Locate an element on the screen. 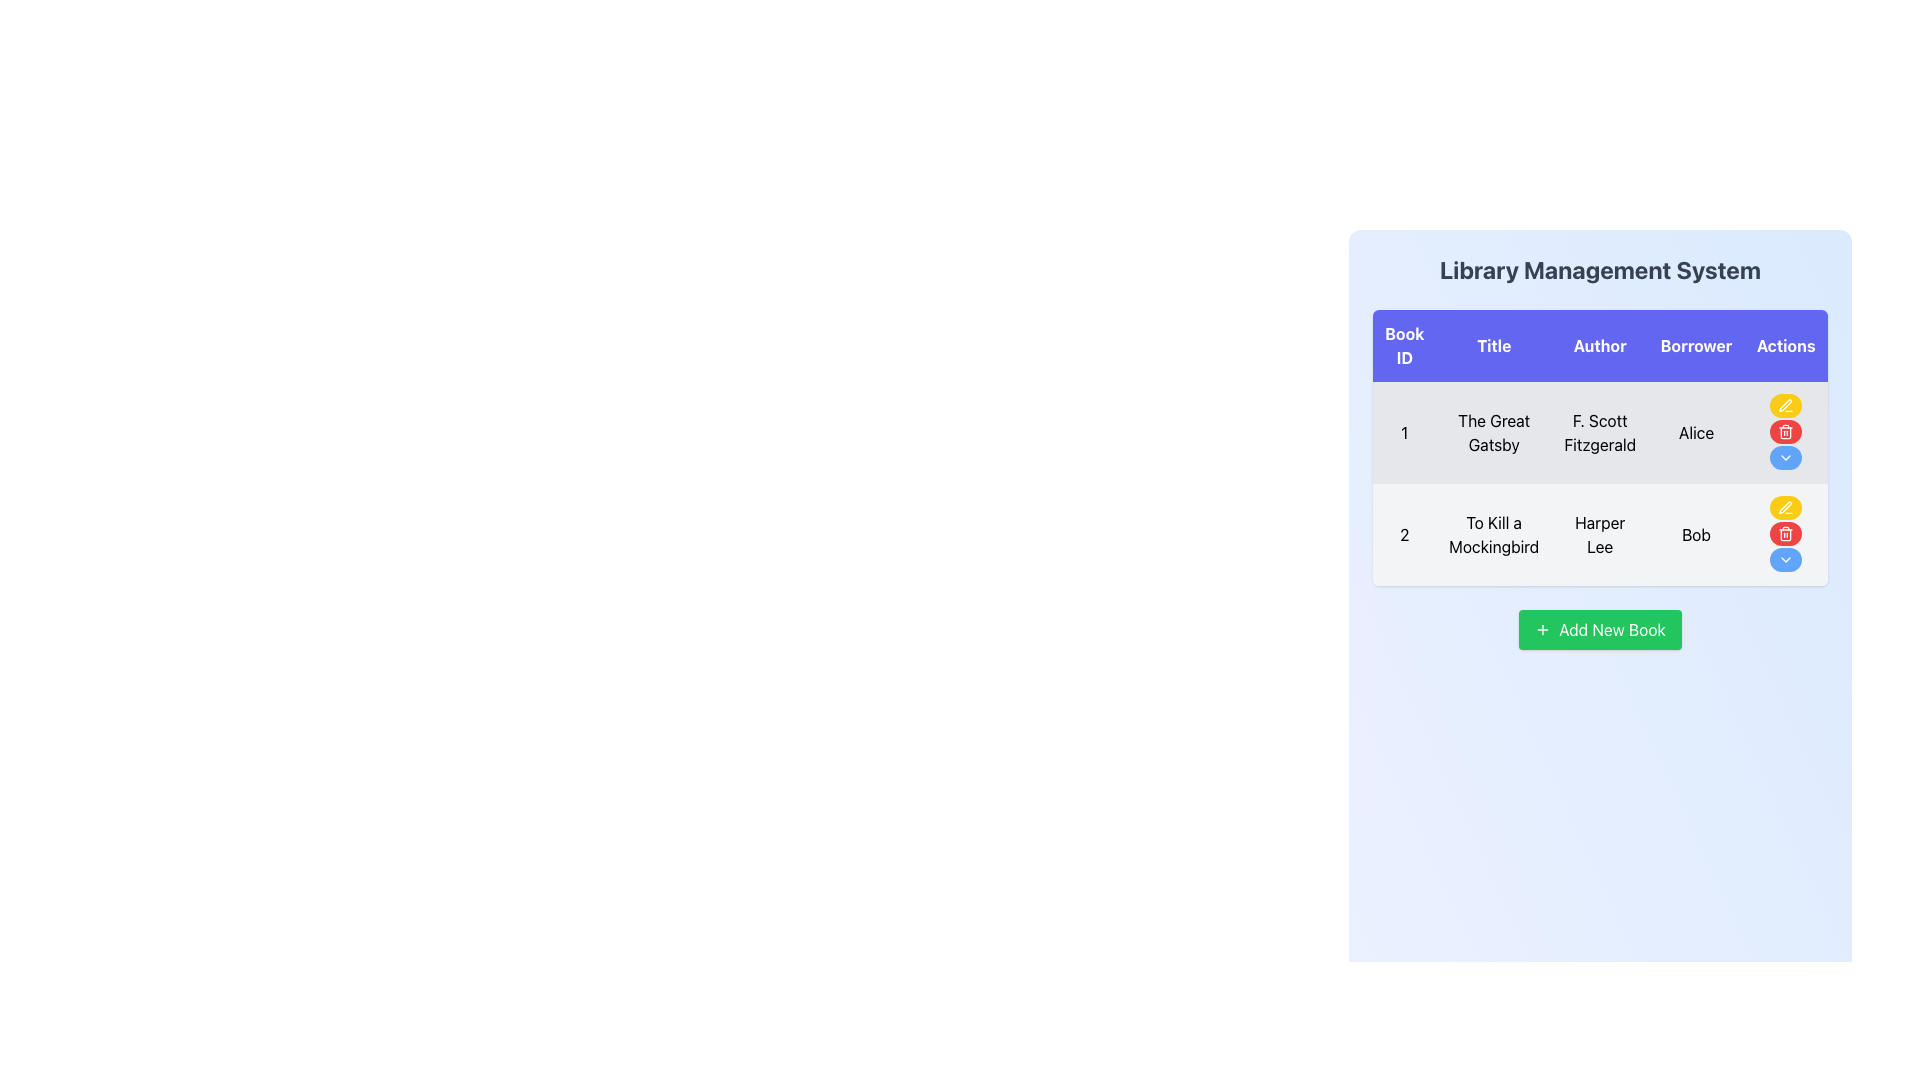  the Text Heading that displays 'Library Management System' in bold, dark gray font, centered above a table layout is located at coordinates (1600, 270).